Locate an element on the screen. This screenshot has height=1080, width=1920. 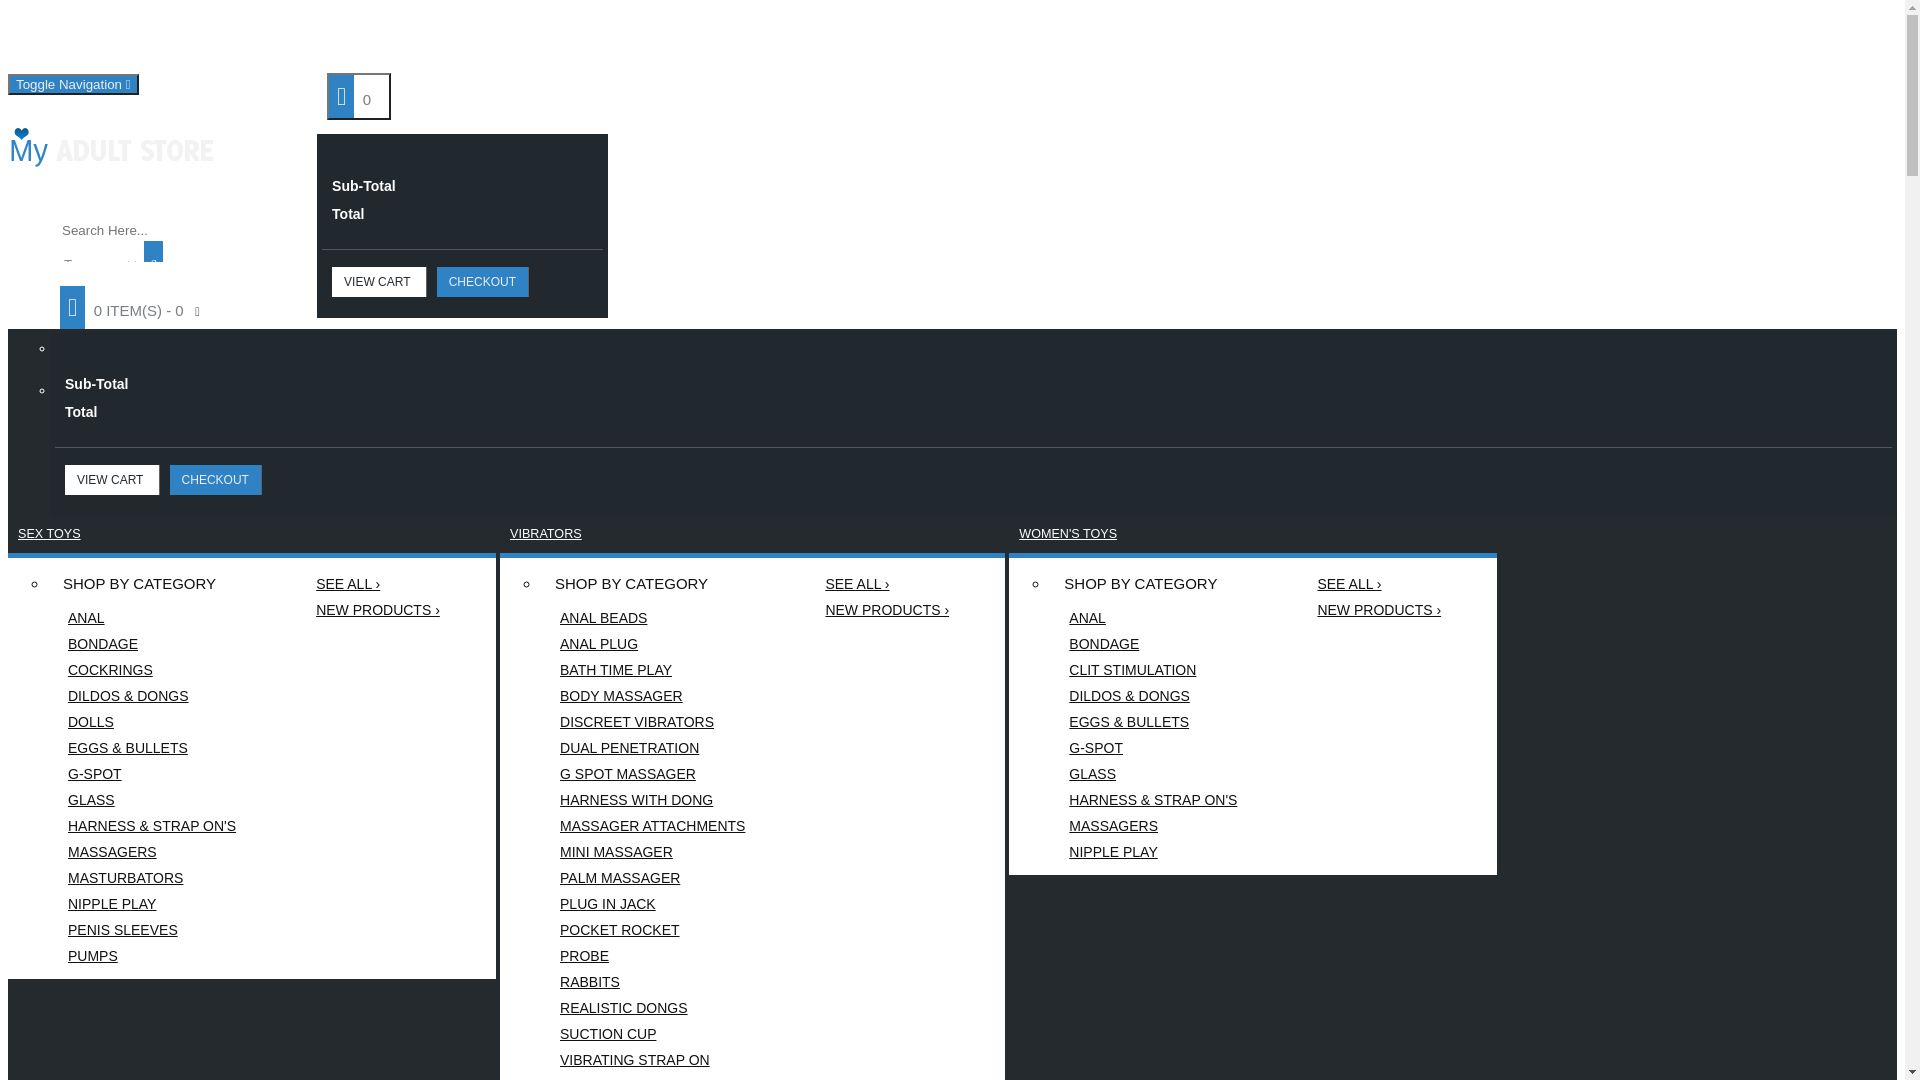
'PENIS SLEEVES' is located at coordinates (151, 929).